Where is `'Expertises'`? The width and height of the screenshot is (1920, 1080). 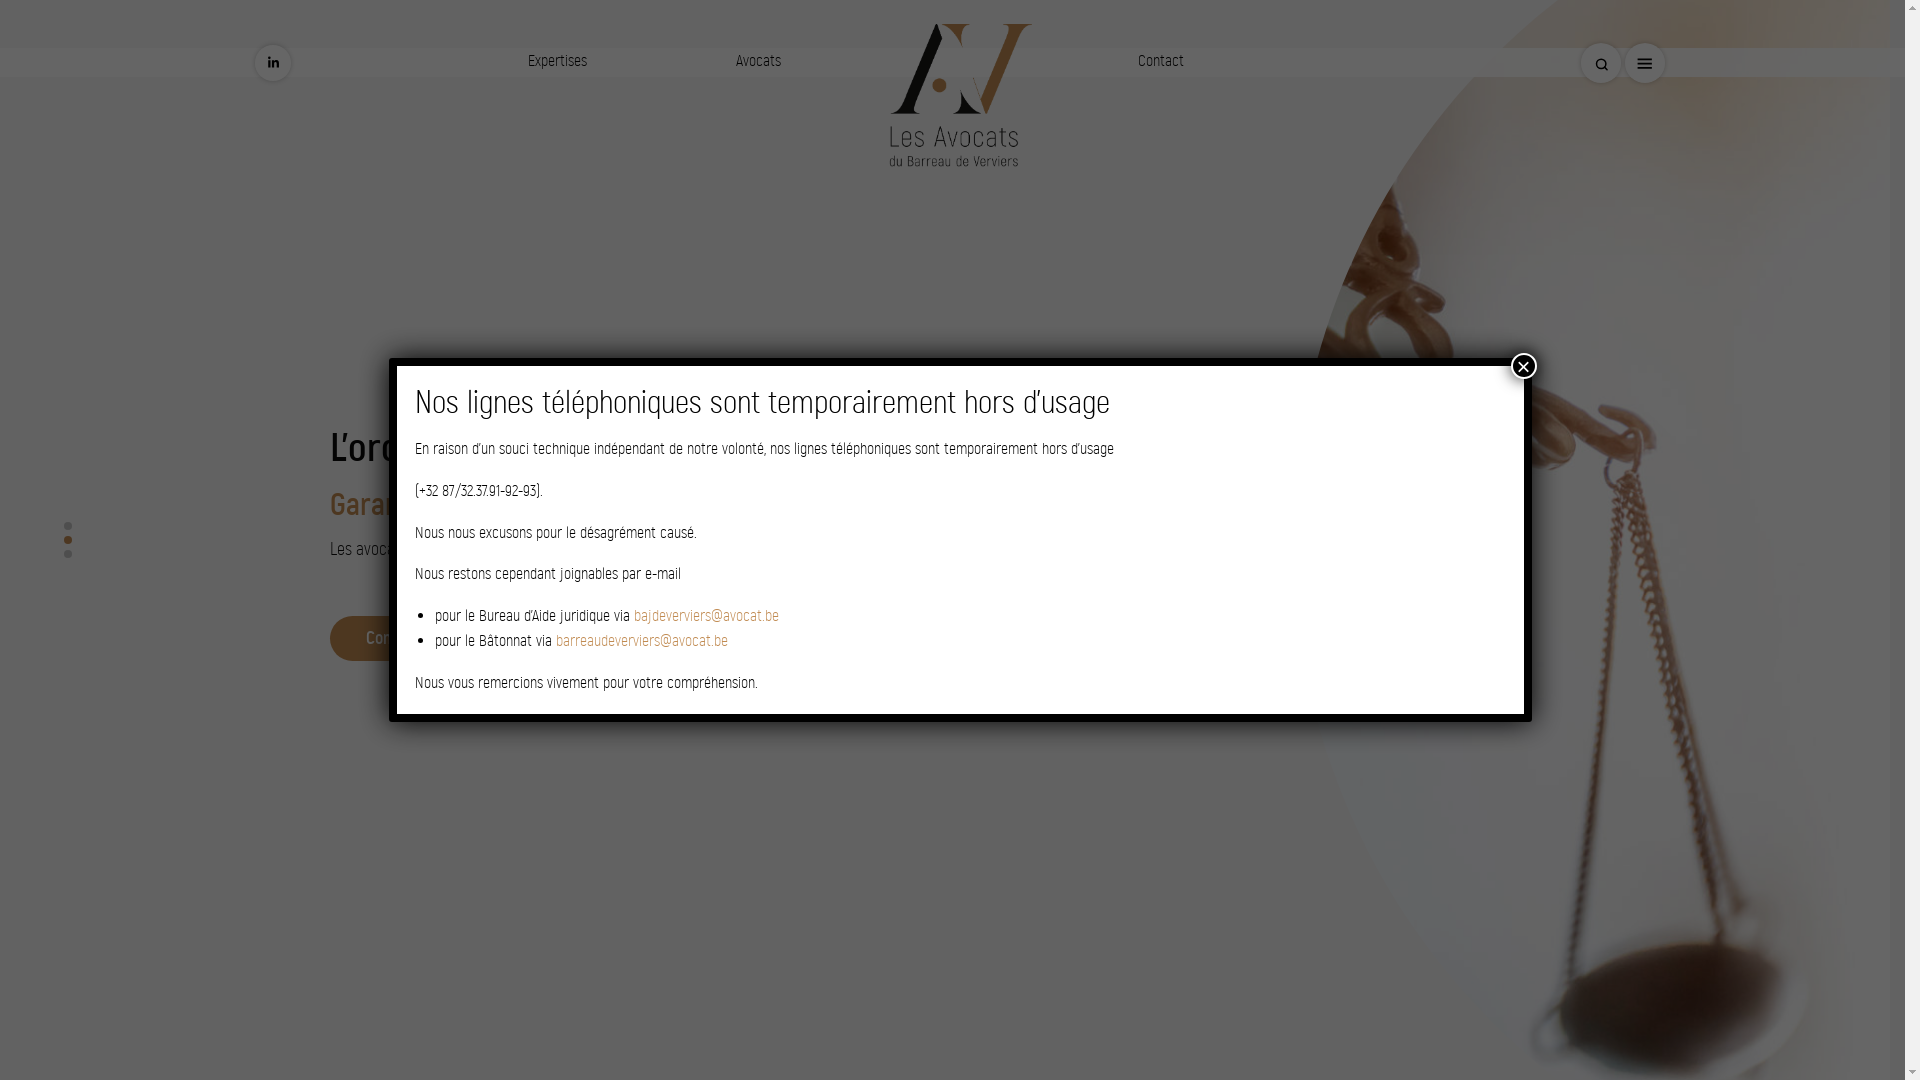 'Expertises' is located at coordinates (557, 59).